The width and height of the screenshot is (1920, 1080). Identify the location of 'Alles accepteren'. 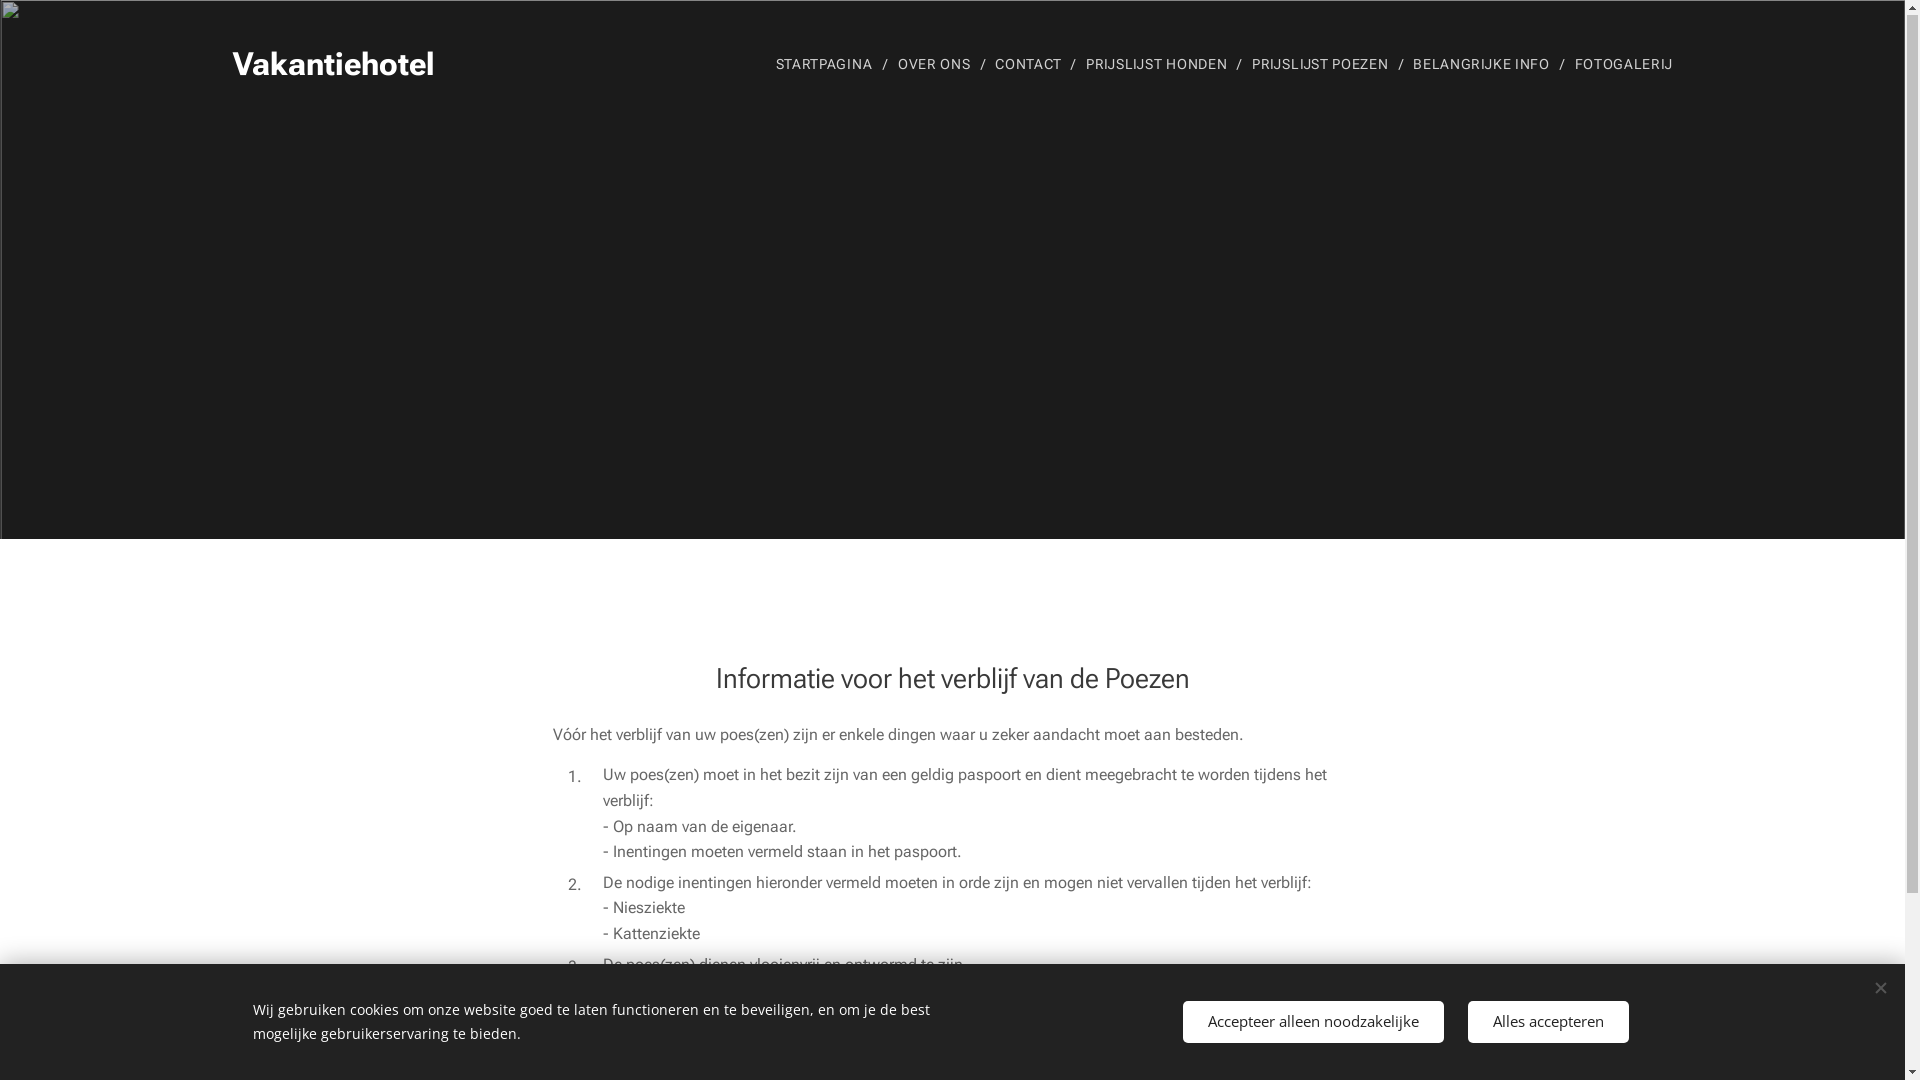
(1547, 1022).